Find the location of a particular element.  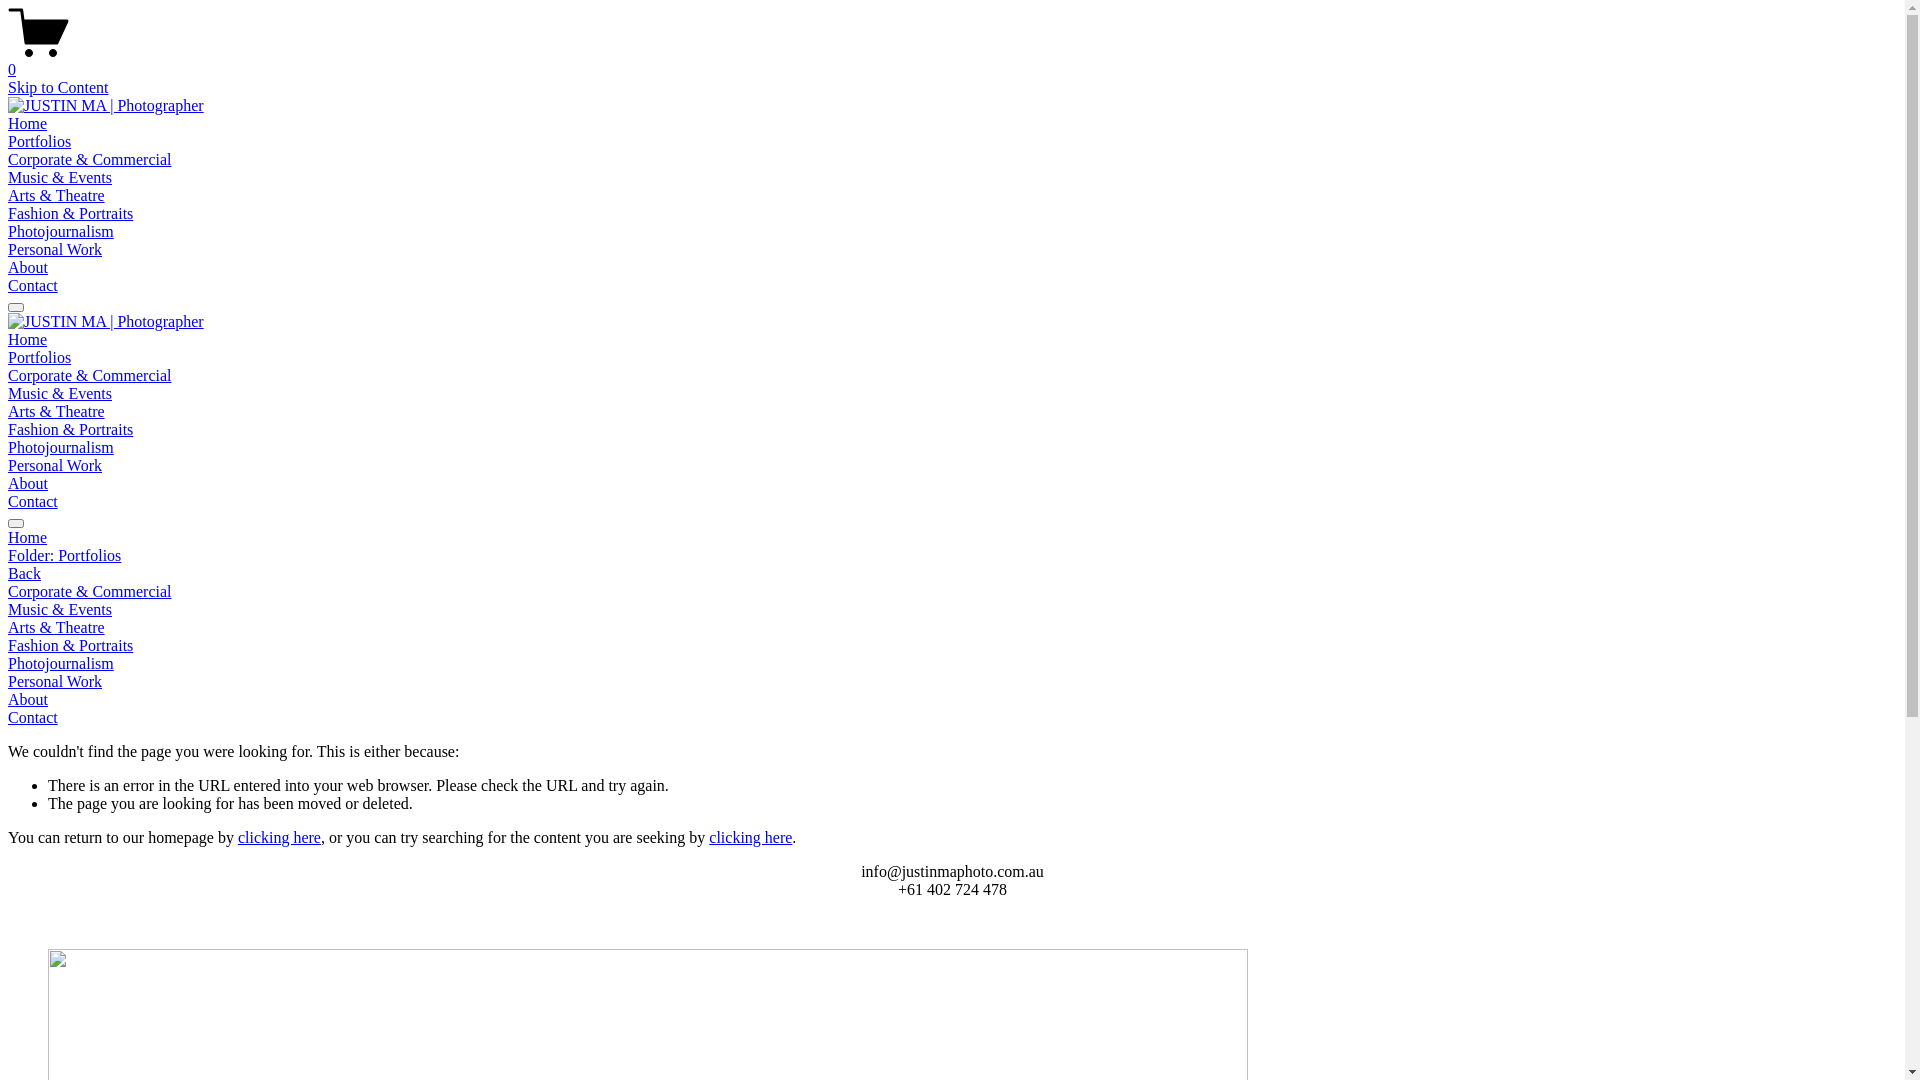

'Photojournalism' is located at coordinates (61, 446).